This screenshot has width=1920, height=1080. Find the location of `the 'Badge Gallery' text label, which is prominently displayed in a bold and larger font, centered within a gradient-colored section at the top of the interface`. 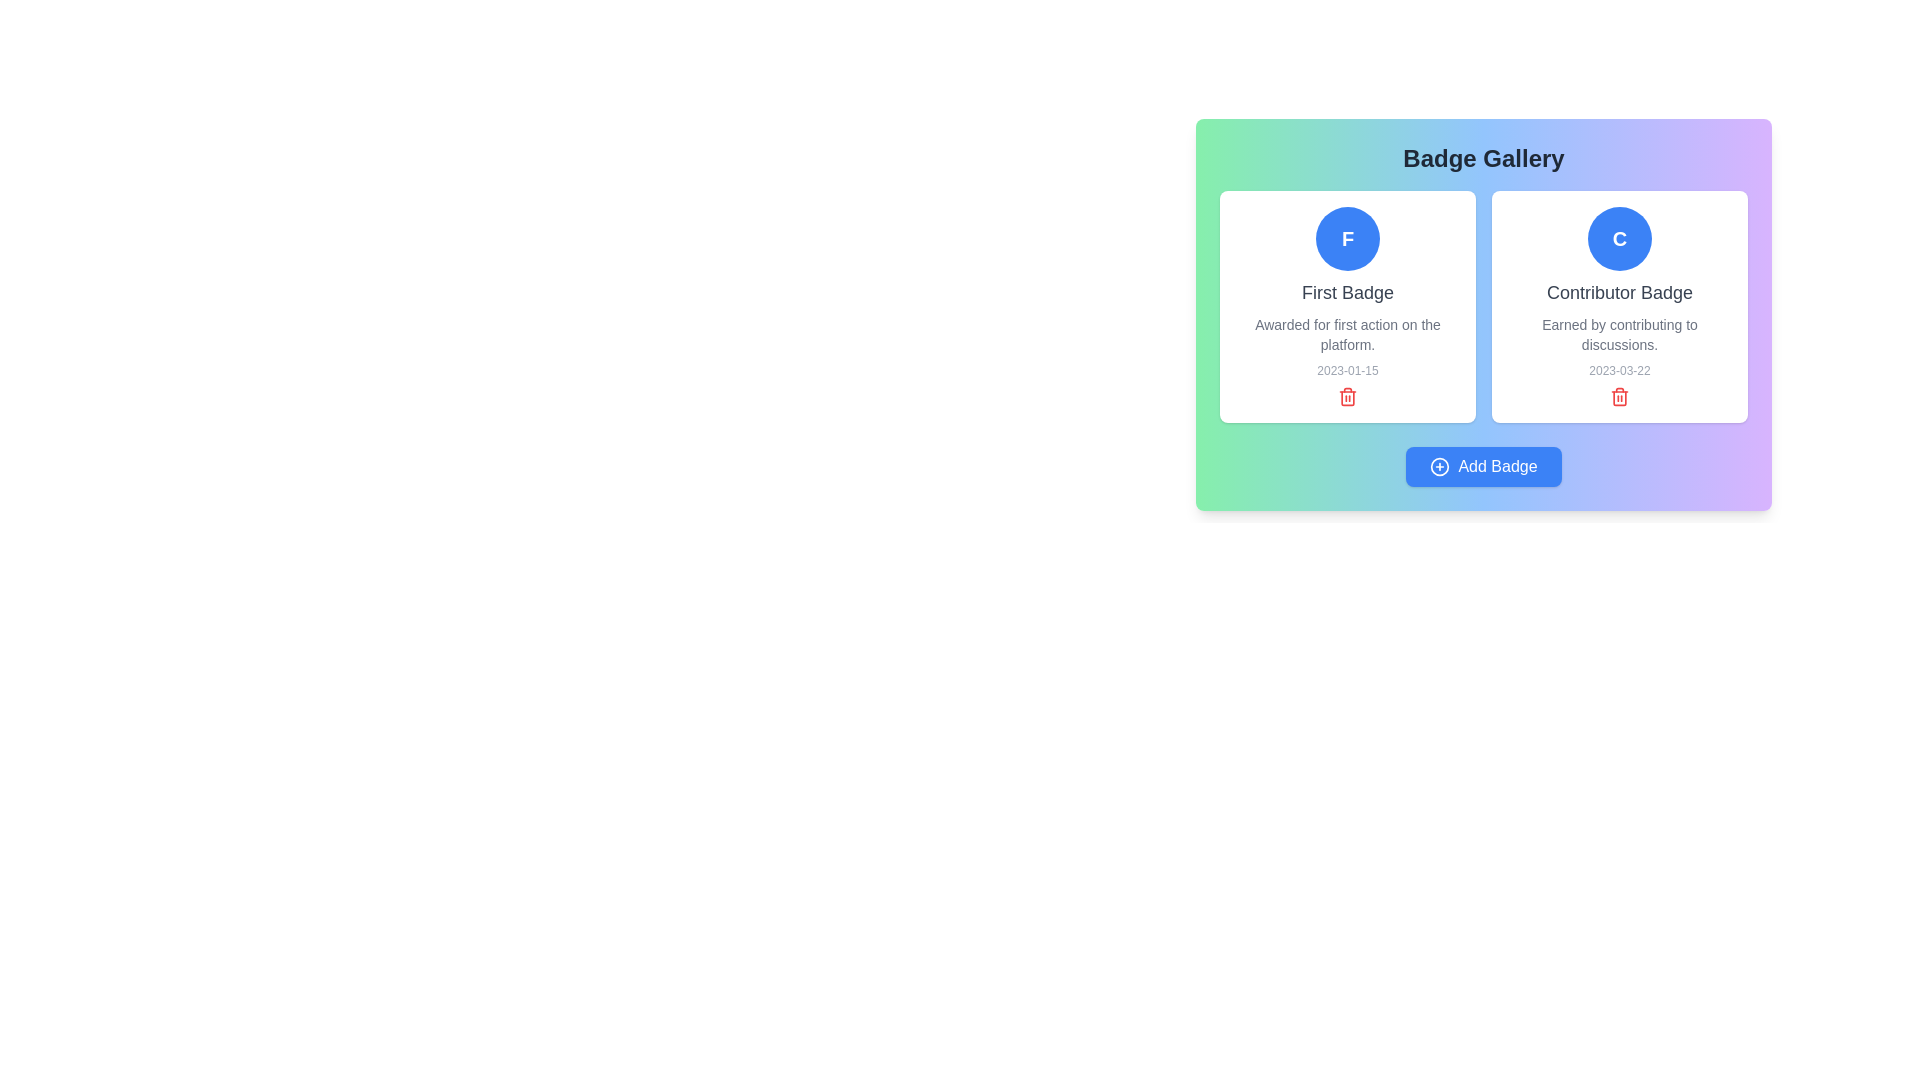

the 'Badge Gallery' text label, which is prominently displayed in a bold and larger font, centered within a gradient-colored section at the top of the interface is located at coordinates (1483, 157).